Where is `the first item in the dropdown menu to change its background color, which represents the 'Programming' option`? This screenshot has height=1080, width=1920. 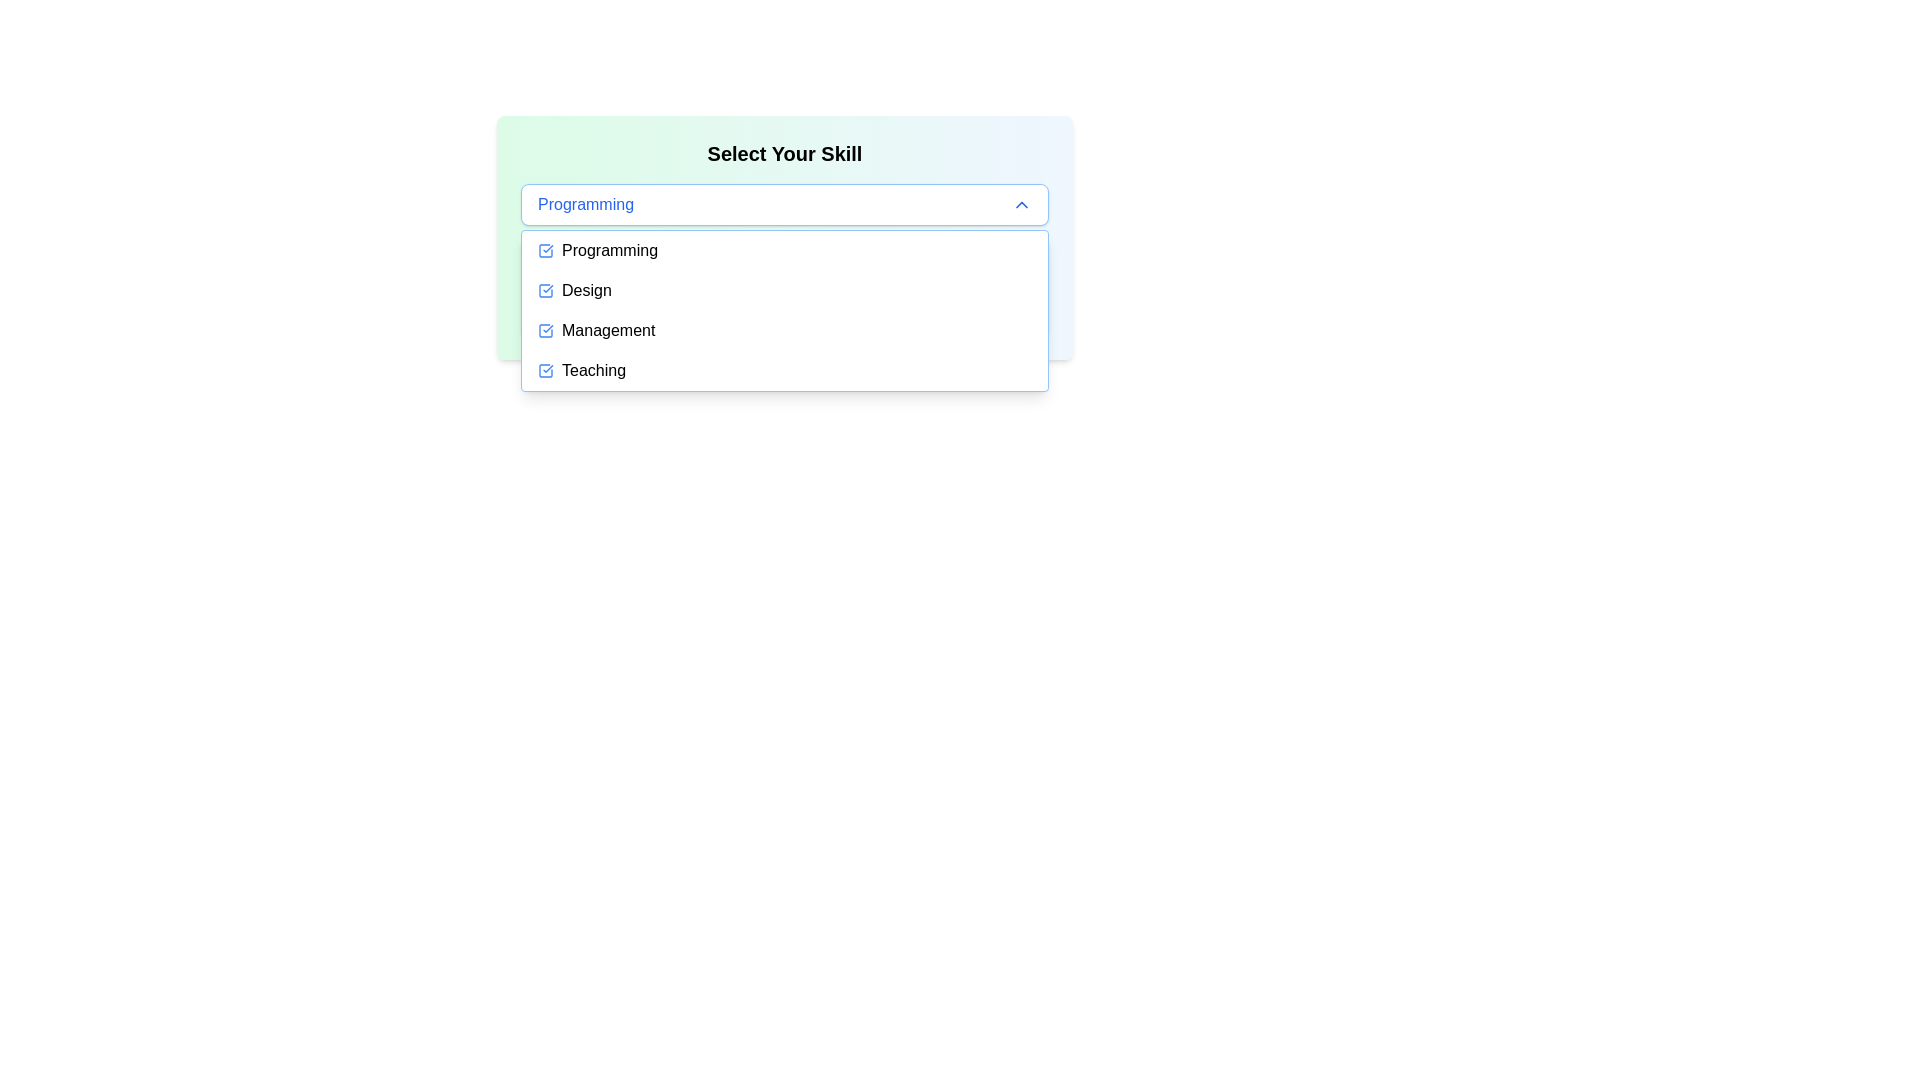
the first item in the dropdown menu to change its background color, which represents the 'Programming' option is located at coordinates (784, 249).